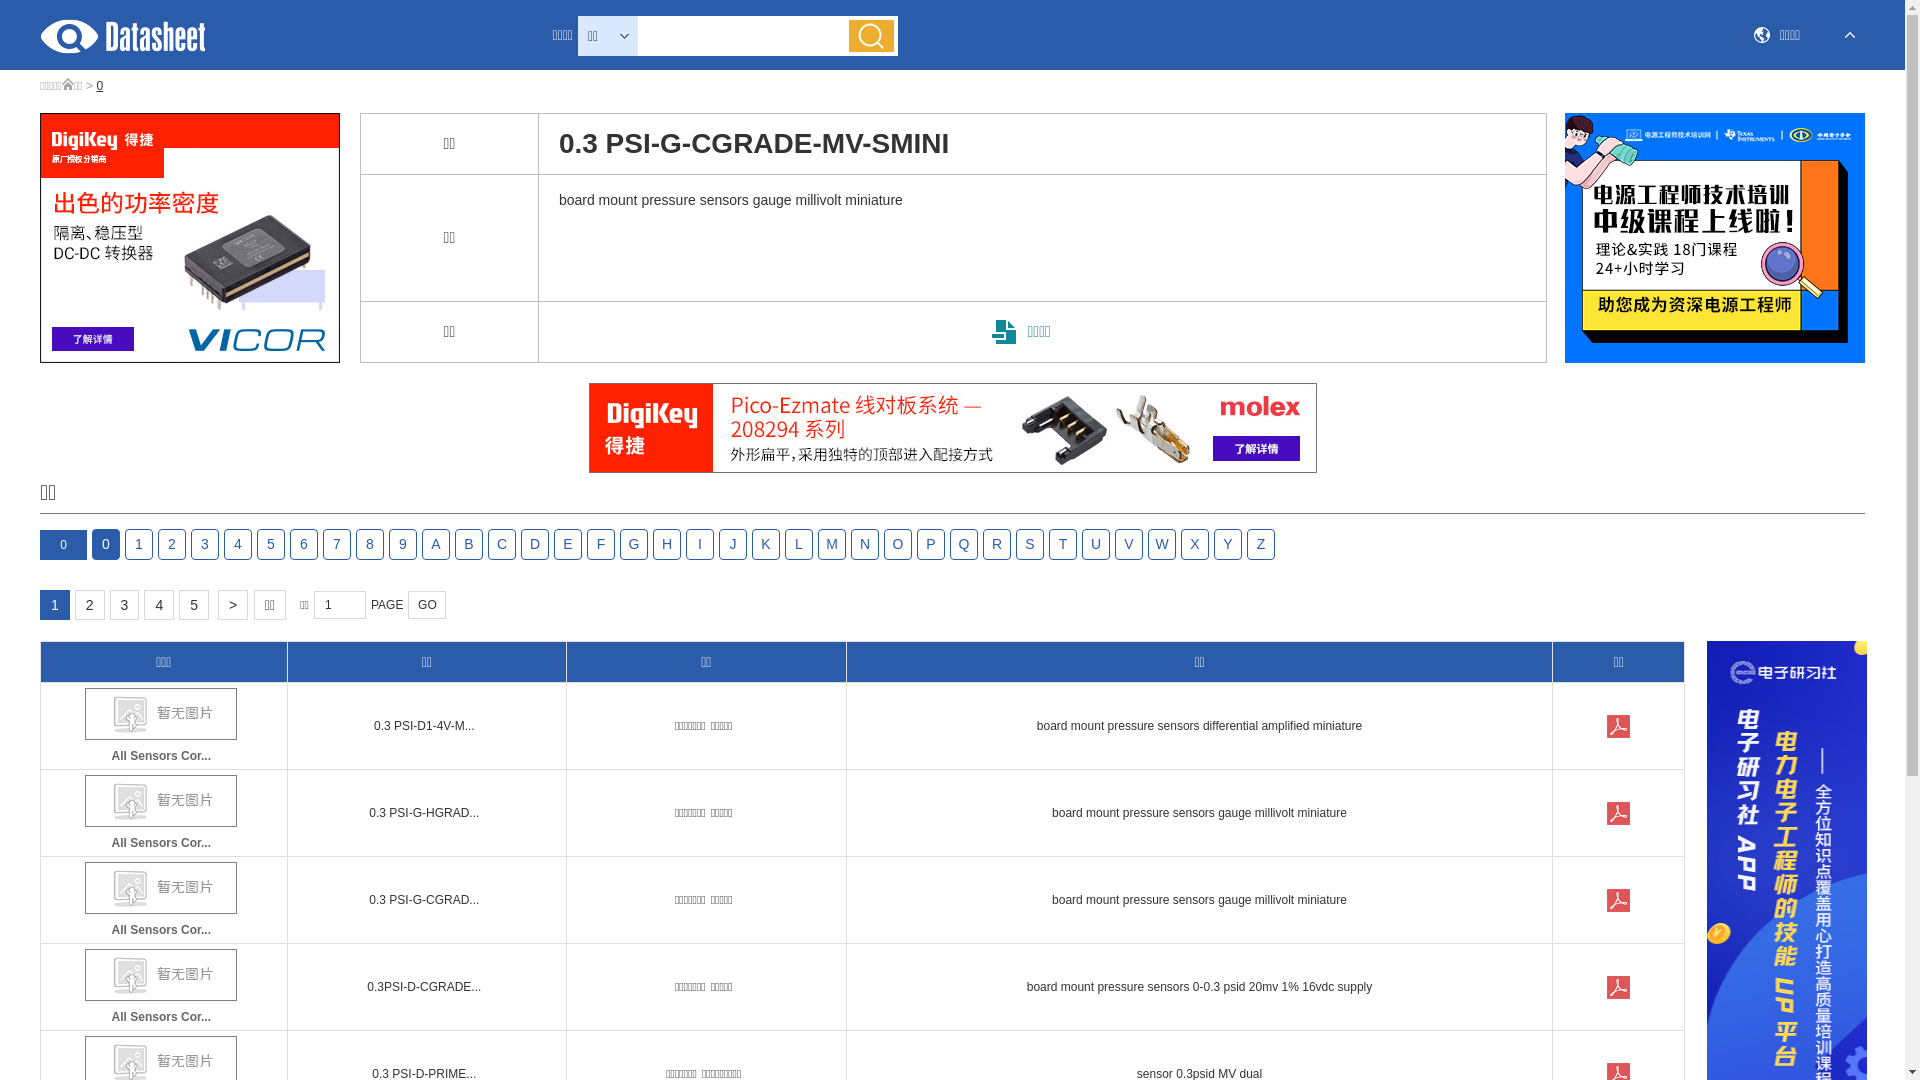 Image resolution: width=1920 pixels, height=1080 pixels. What do you see at coordinates (422, 986) in the screenshot?
I see `'0.3PSI-D-CGRADE...'` at bounding box center [422, 986].